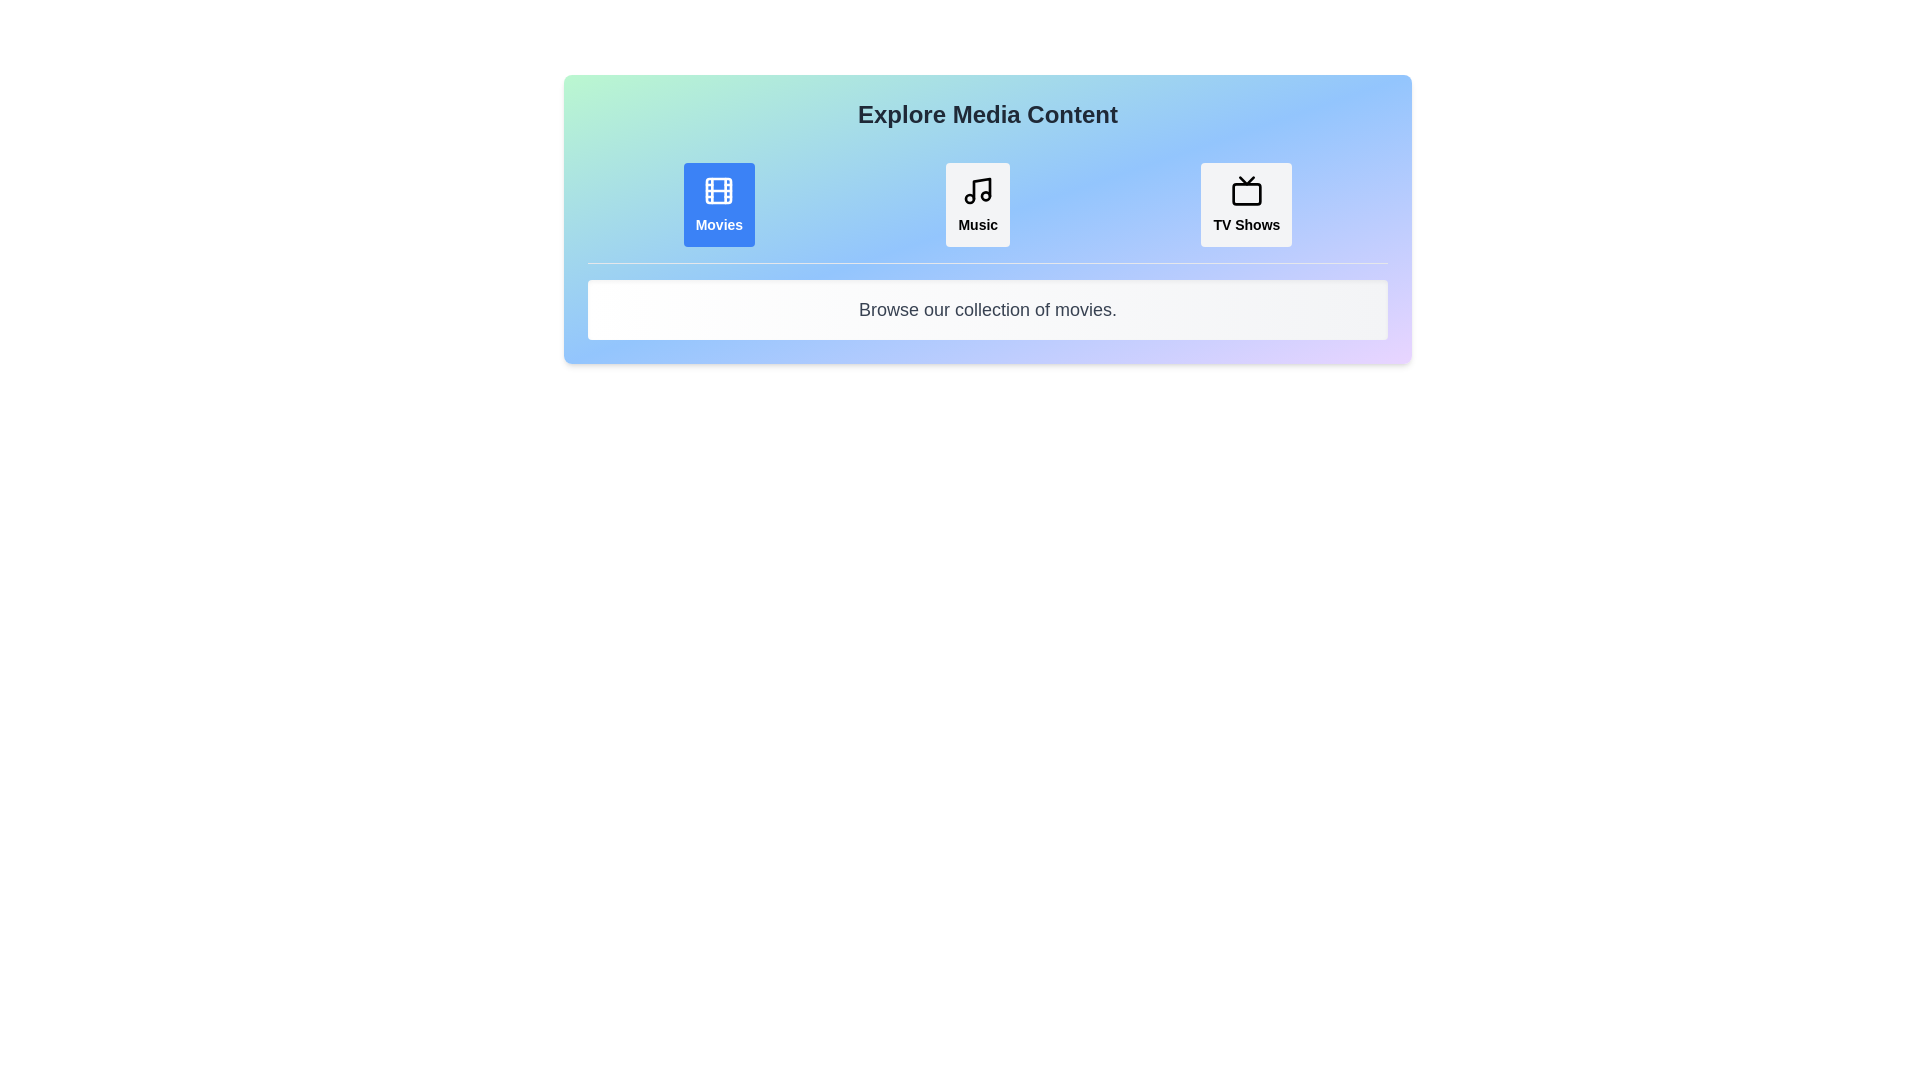  I want to click on text component displaying the word 'Movies' as a label for the associated button, which is styled in bold white on a blue background and positioned below a filmstrip icon, so click(719, 224).